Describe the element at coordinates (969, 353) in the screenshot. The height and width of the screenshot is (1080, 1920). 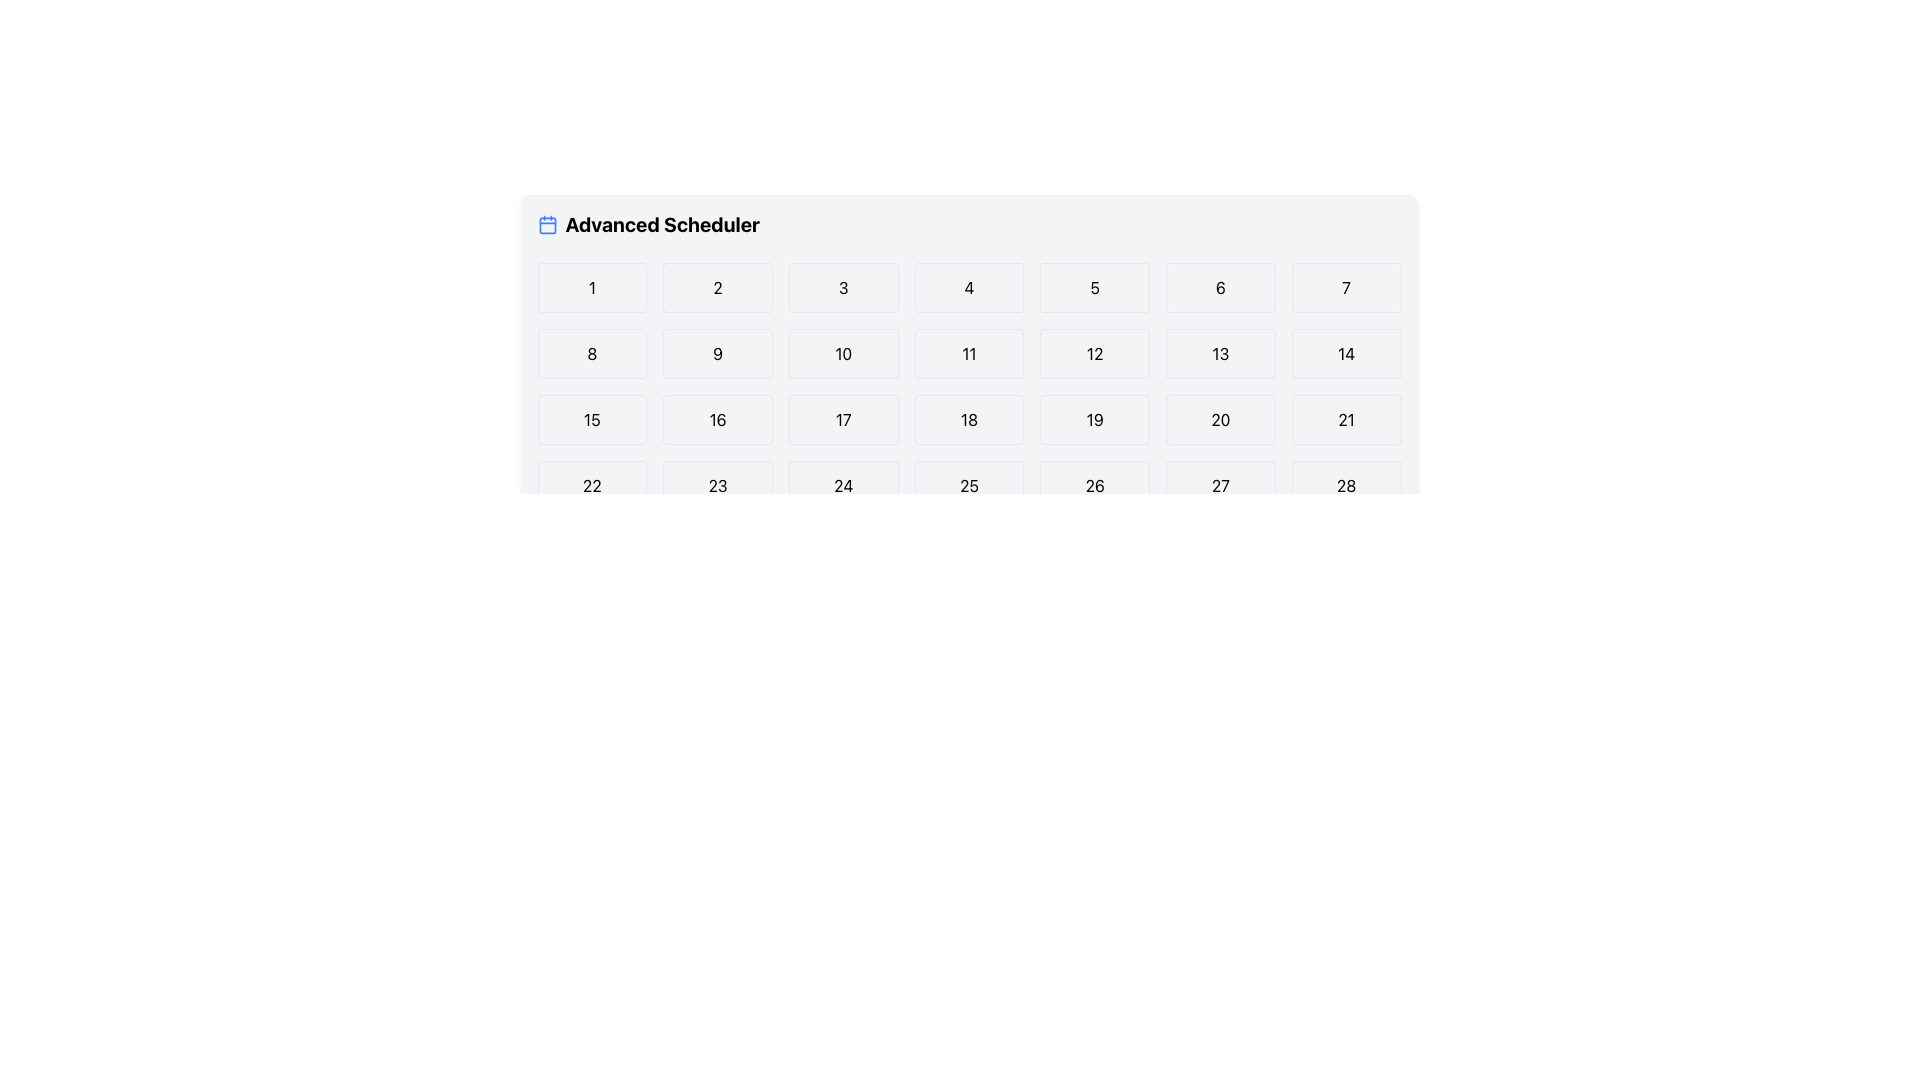
I see `the selectable item representing the number '11' in the calendar interface` at that location.